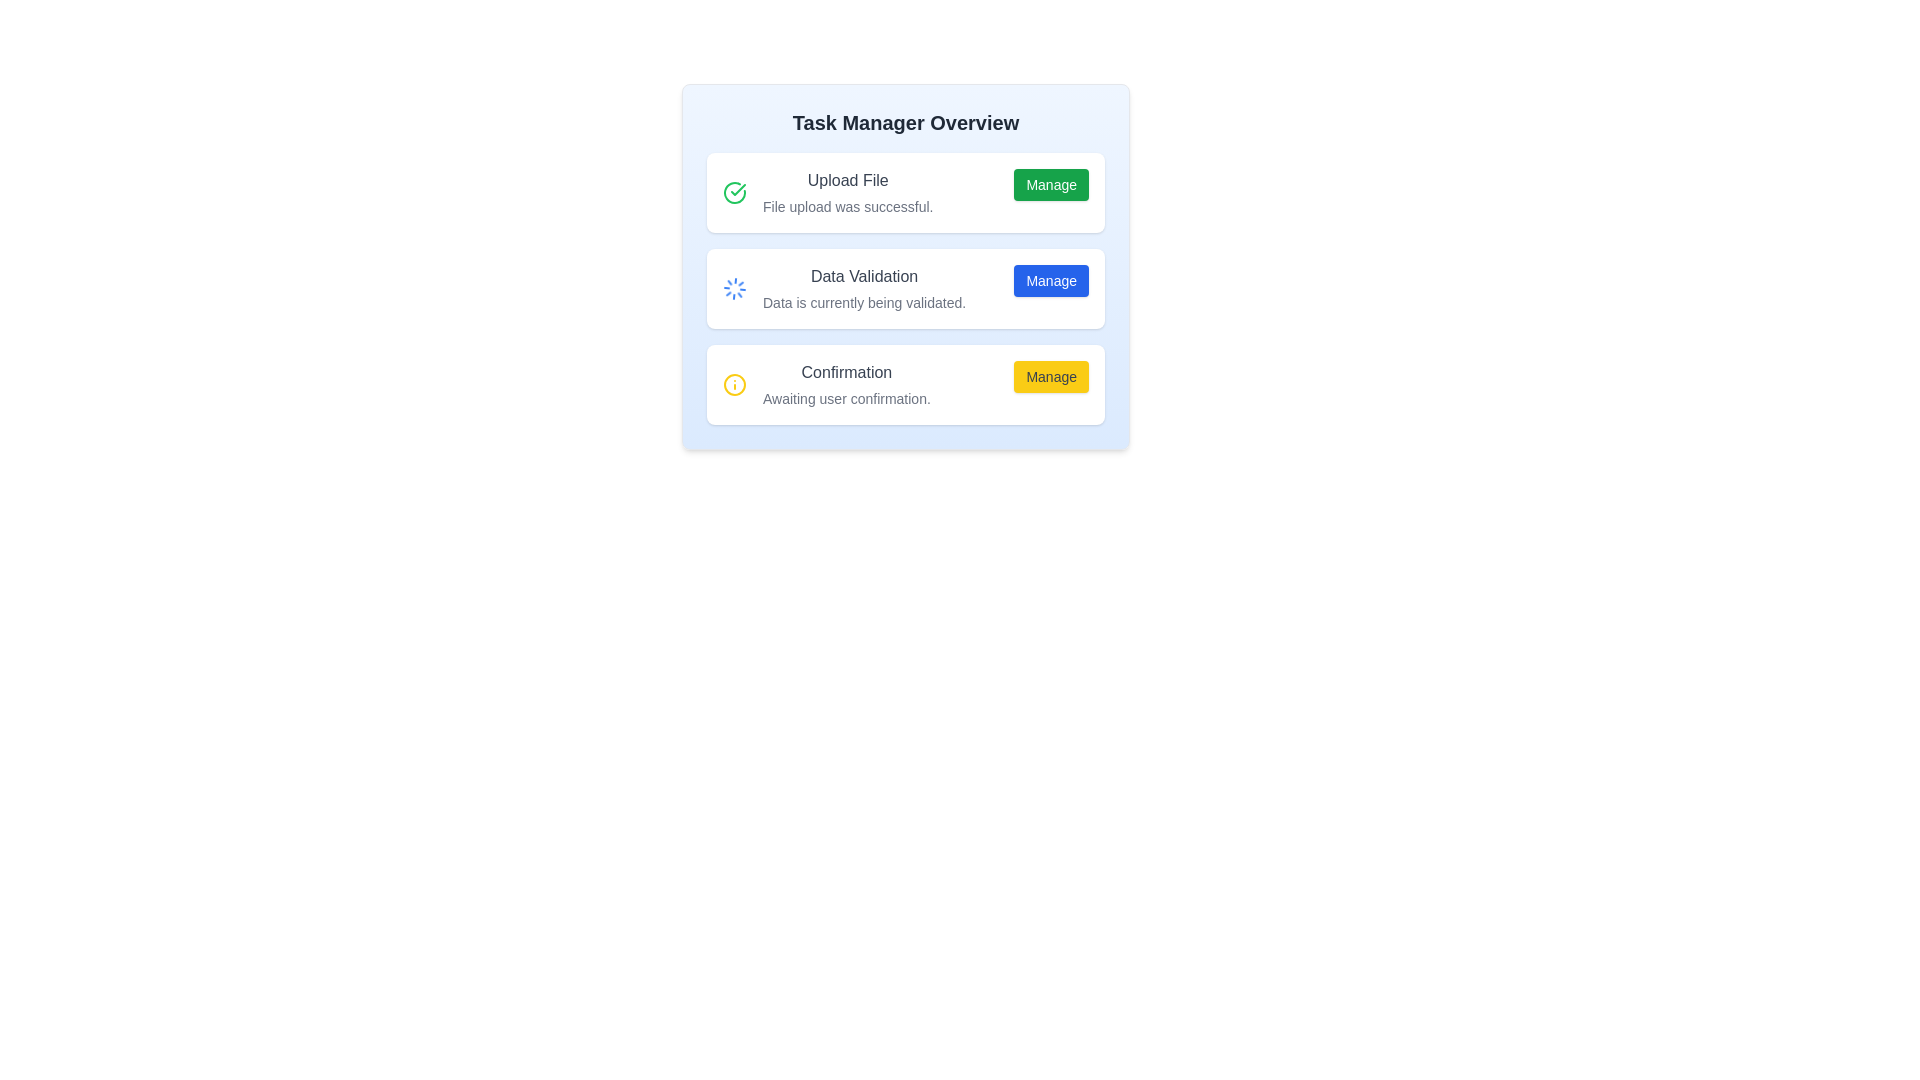 The width and height of the screenshot is (1920, 1080). What do you see at coordinates (905, 289) in the screenshot?
I see `displayed information from the 'Data Validation' informational card, which includes the title in medium gray text and the description in light gray text` at bounding box center [905, 289].